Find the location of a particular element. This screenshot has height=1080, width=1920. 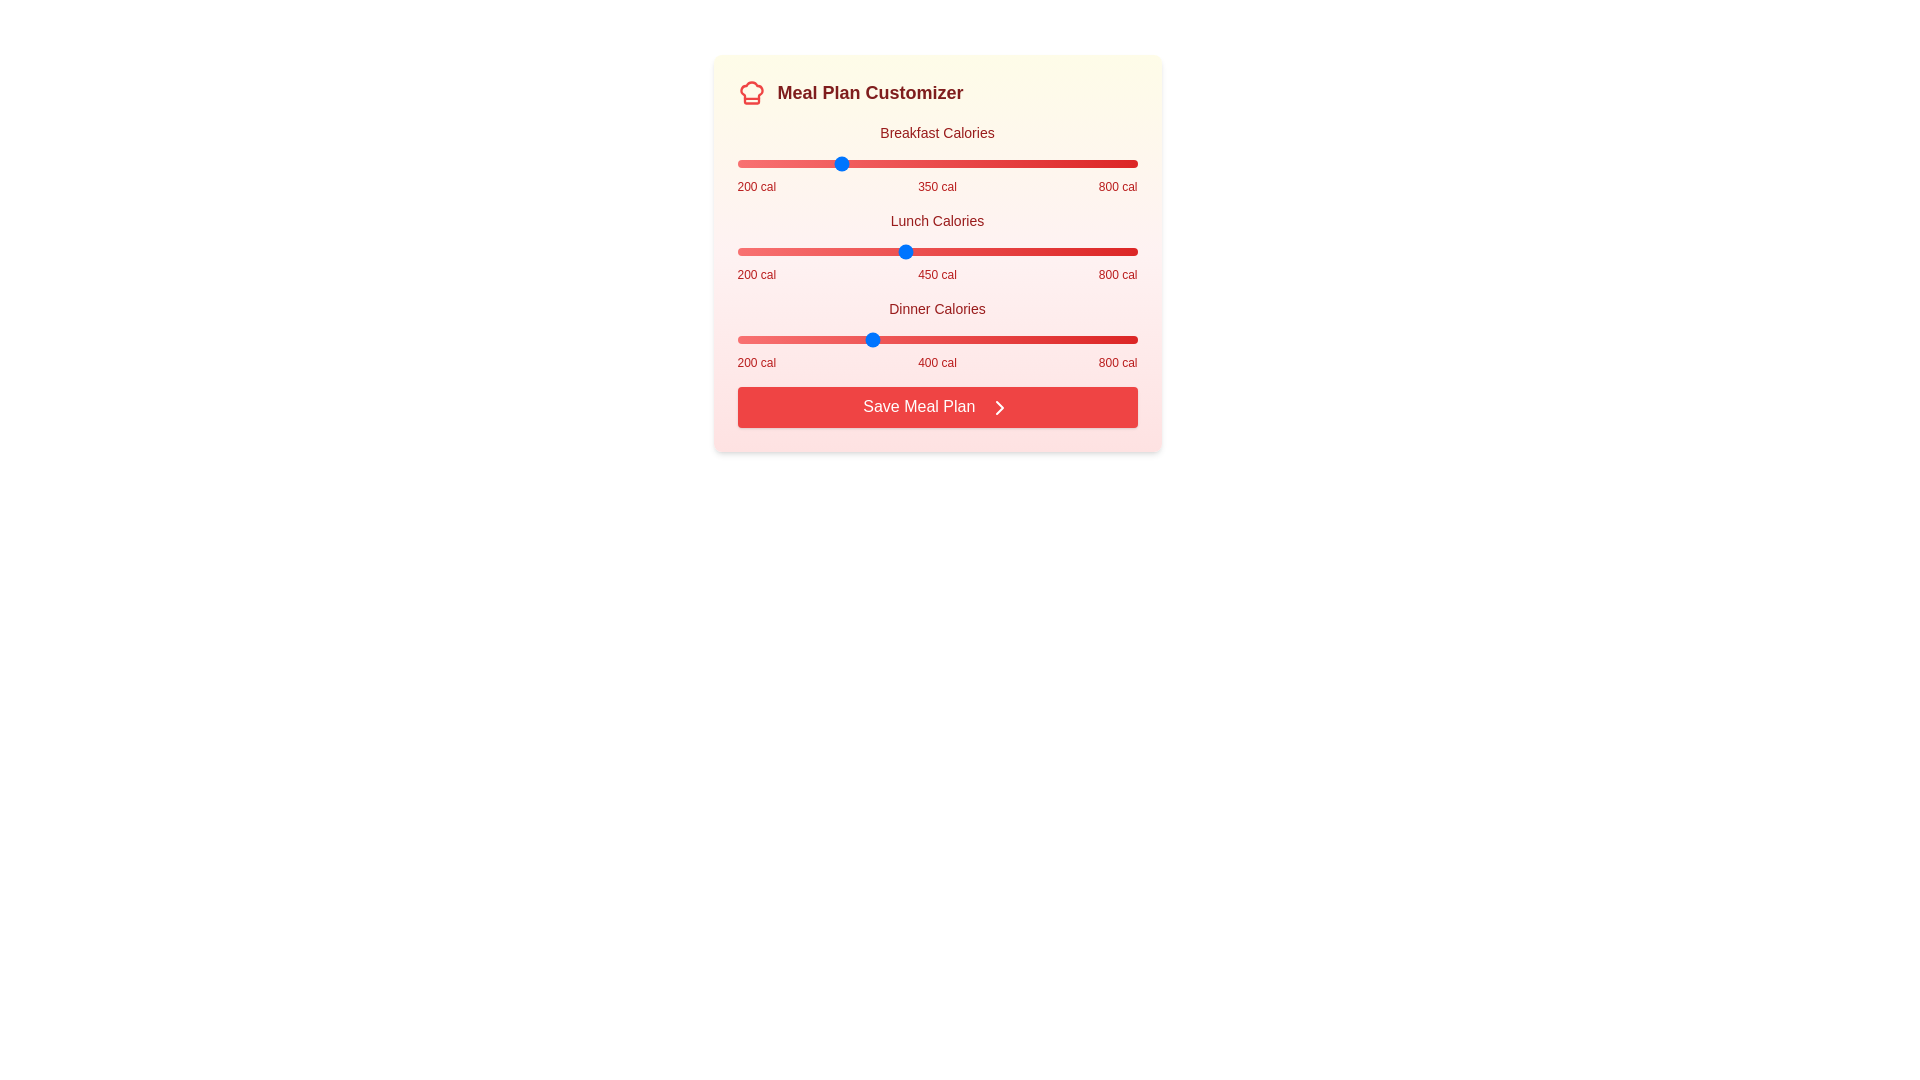

the Dinner calorie slider to 363 calories is located at coordinates (846, 338).